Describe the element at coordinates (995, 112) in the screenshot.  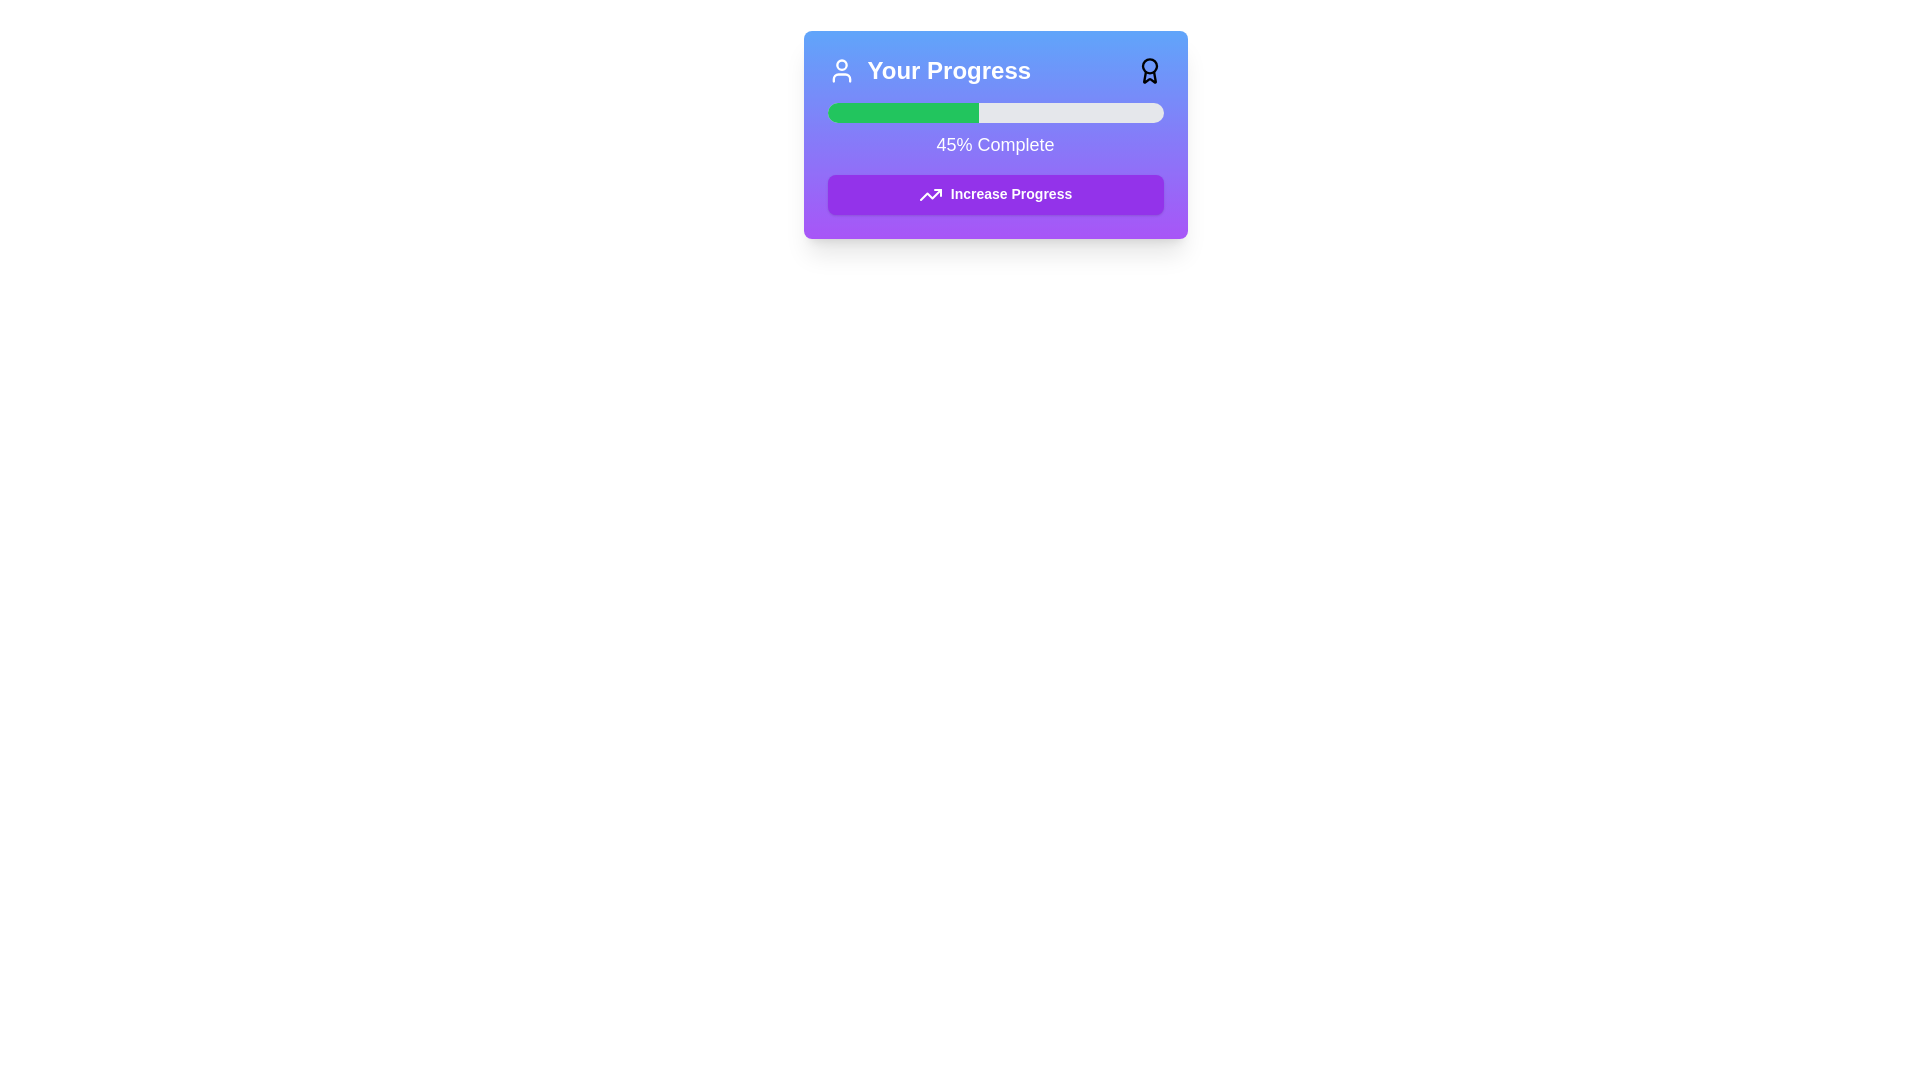
I see `the Progress Bar indicating 45% completion, located below the title 'Your Progress' and above the '45% Complete' text label` at that location.